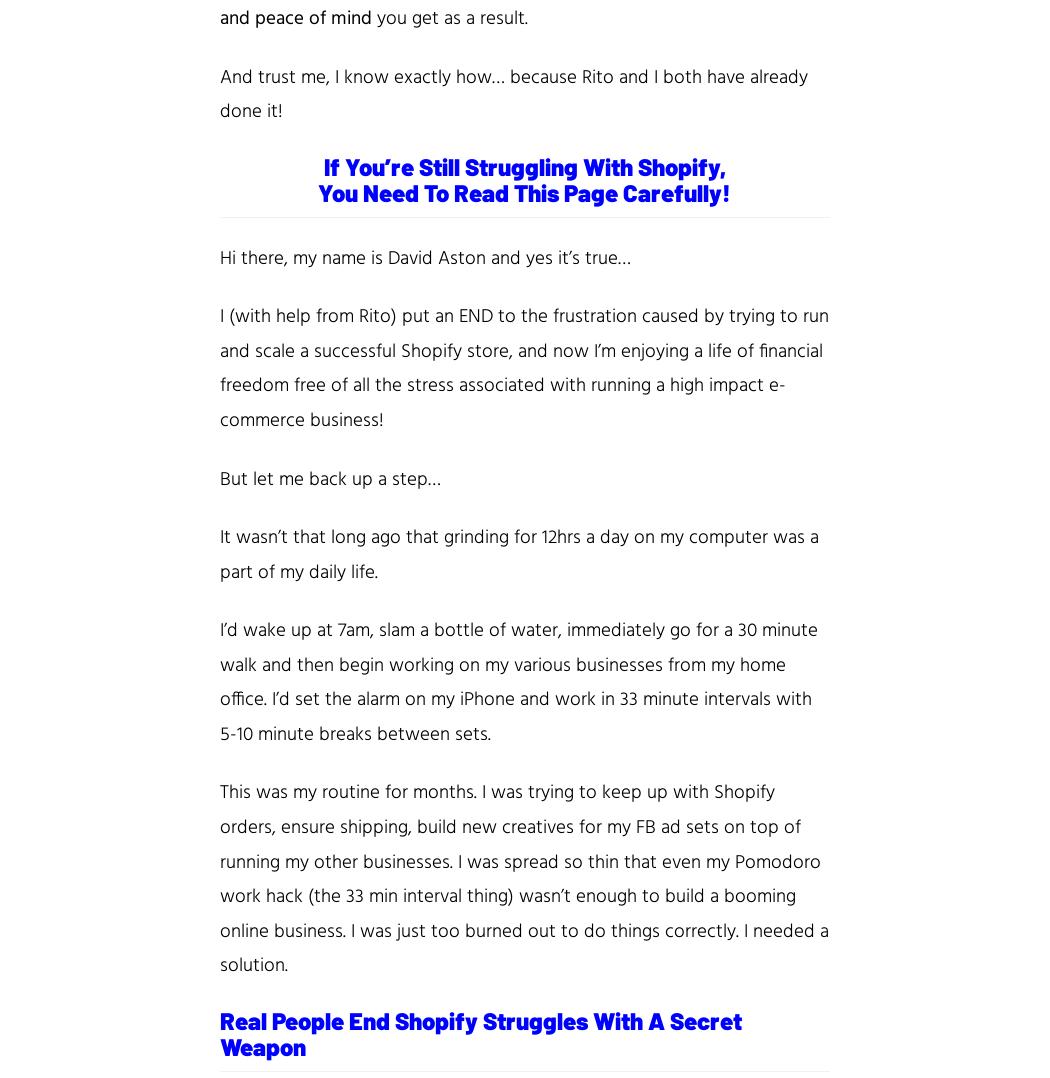 The image size is (1050, 1078). I want to click on 'David Aston', so click(387, 256).